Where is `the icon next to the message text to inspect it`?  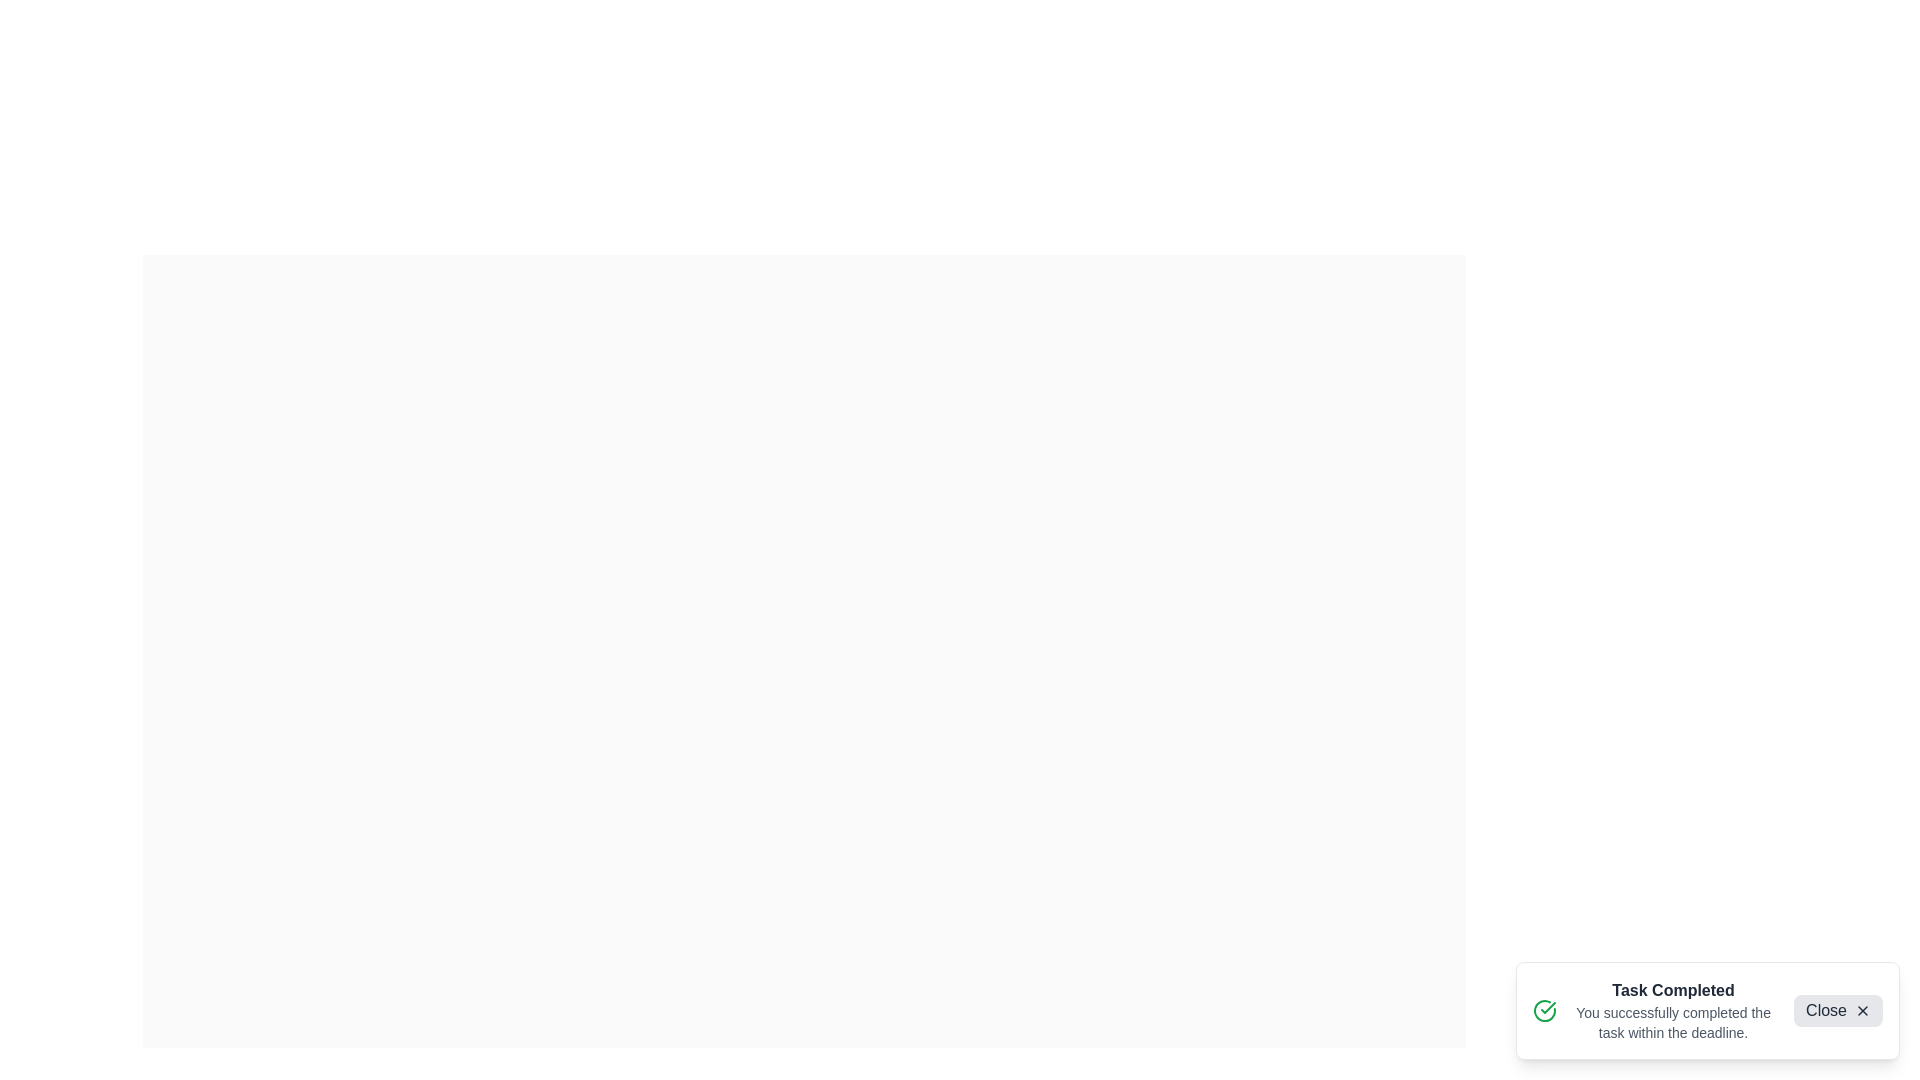
the icon next to the message text to inspect it is located at coordinates (1544, 1010).